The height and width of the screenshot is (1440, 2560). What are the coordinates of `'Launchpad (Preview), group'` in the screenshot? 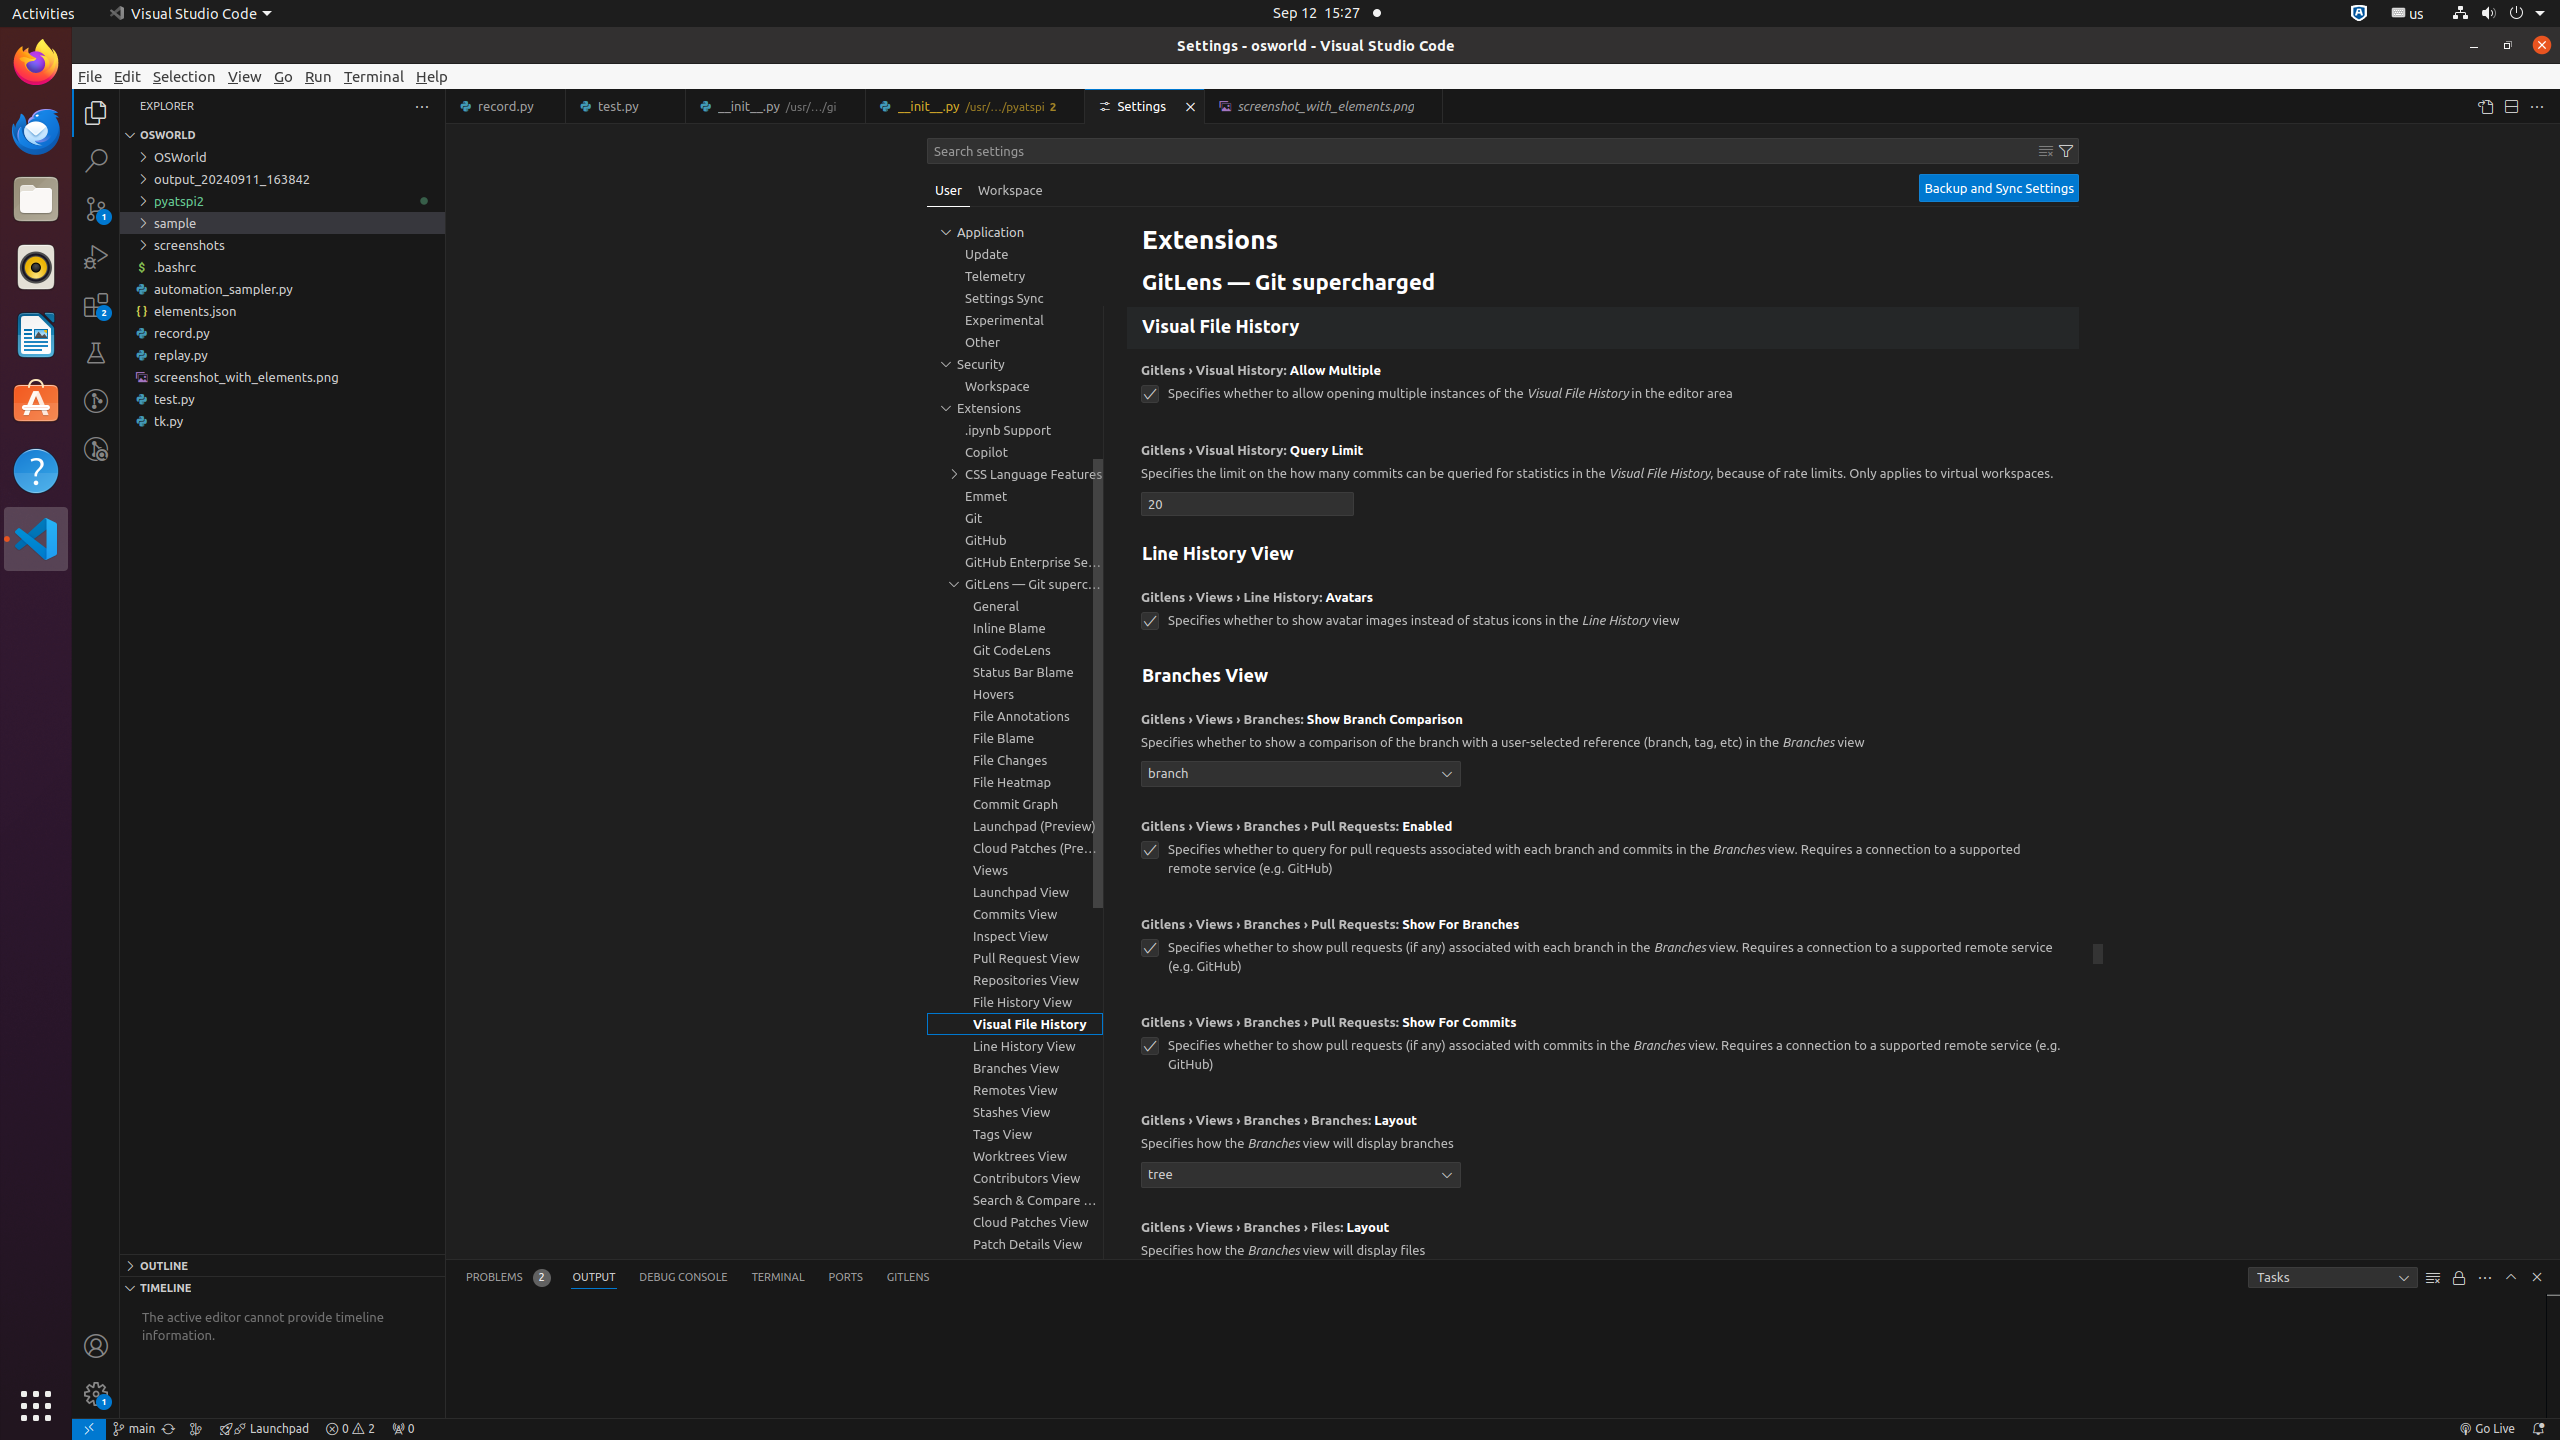 It's located at (1015, 824).